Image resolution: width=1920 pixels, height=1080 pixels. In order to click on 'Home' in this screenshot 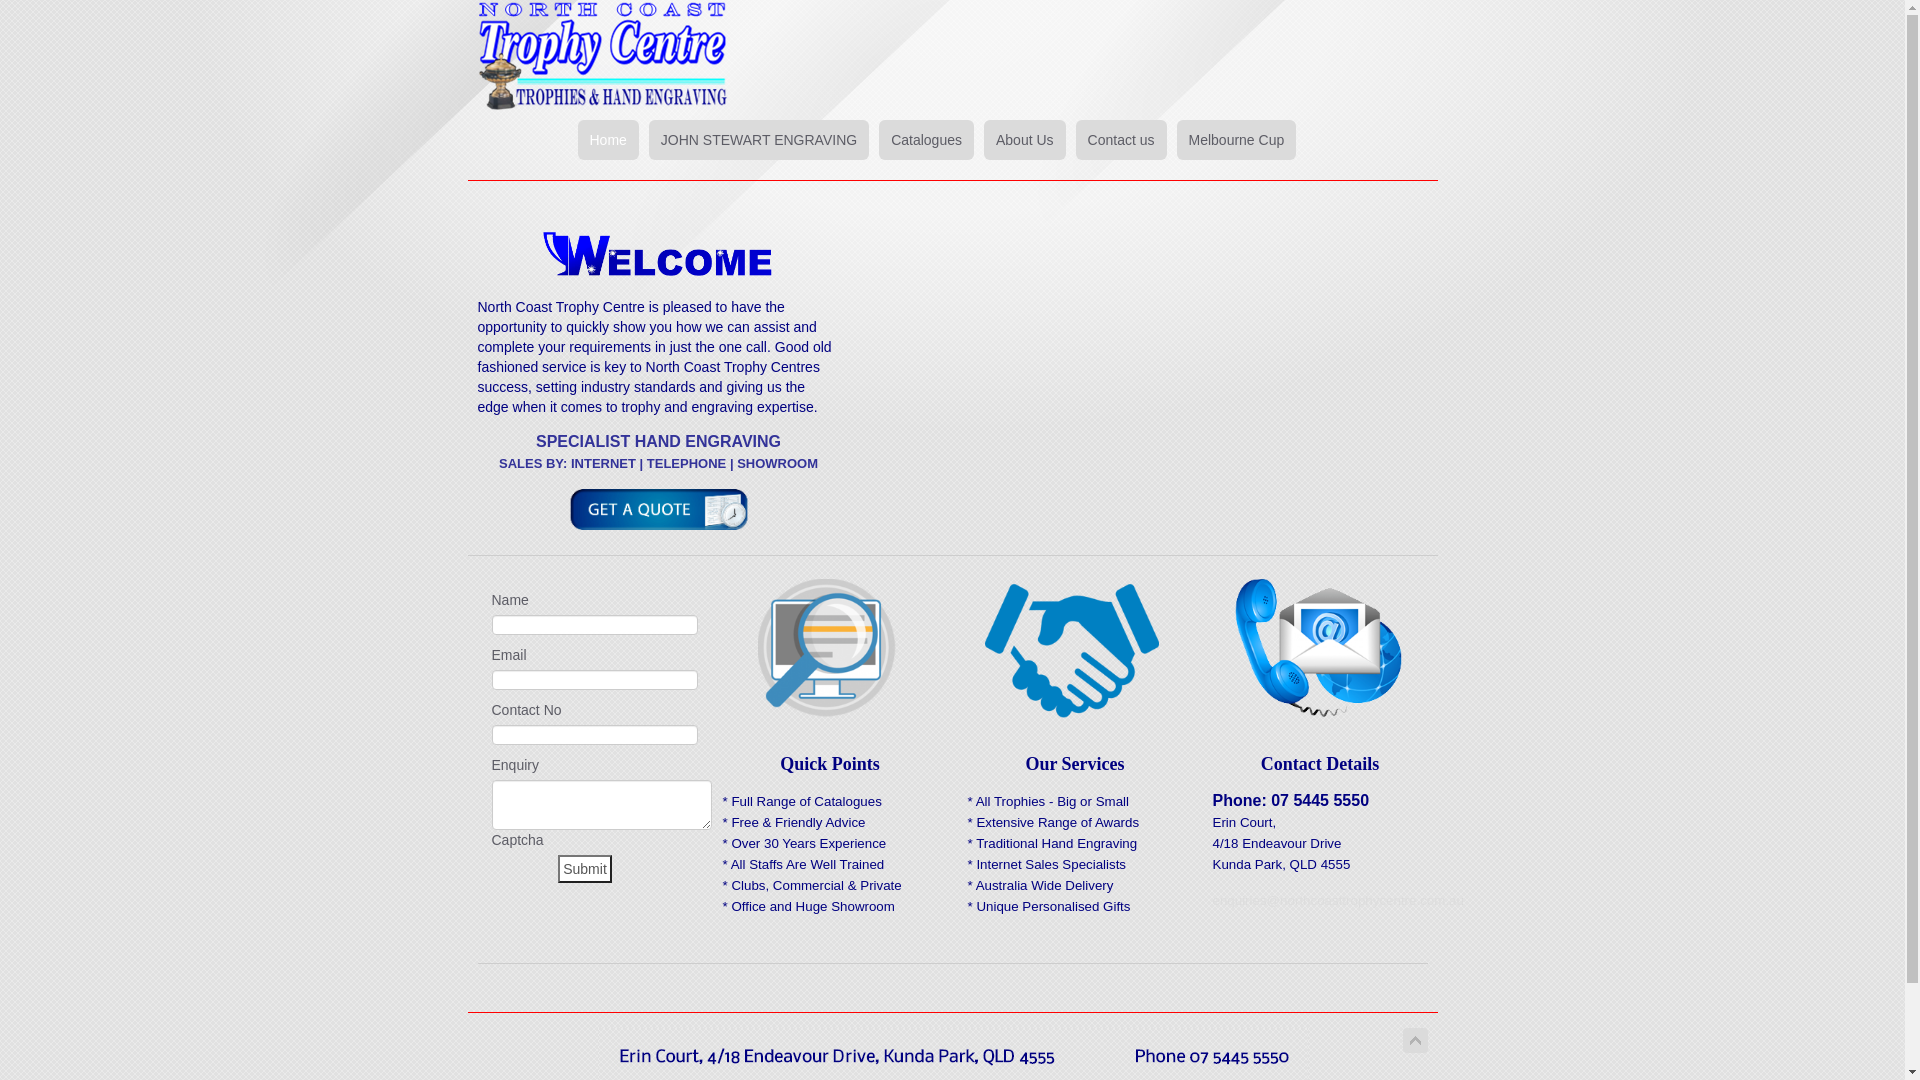, I will do `click(576, 138)`.